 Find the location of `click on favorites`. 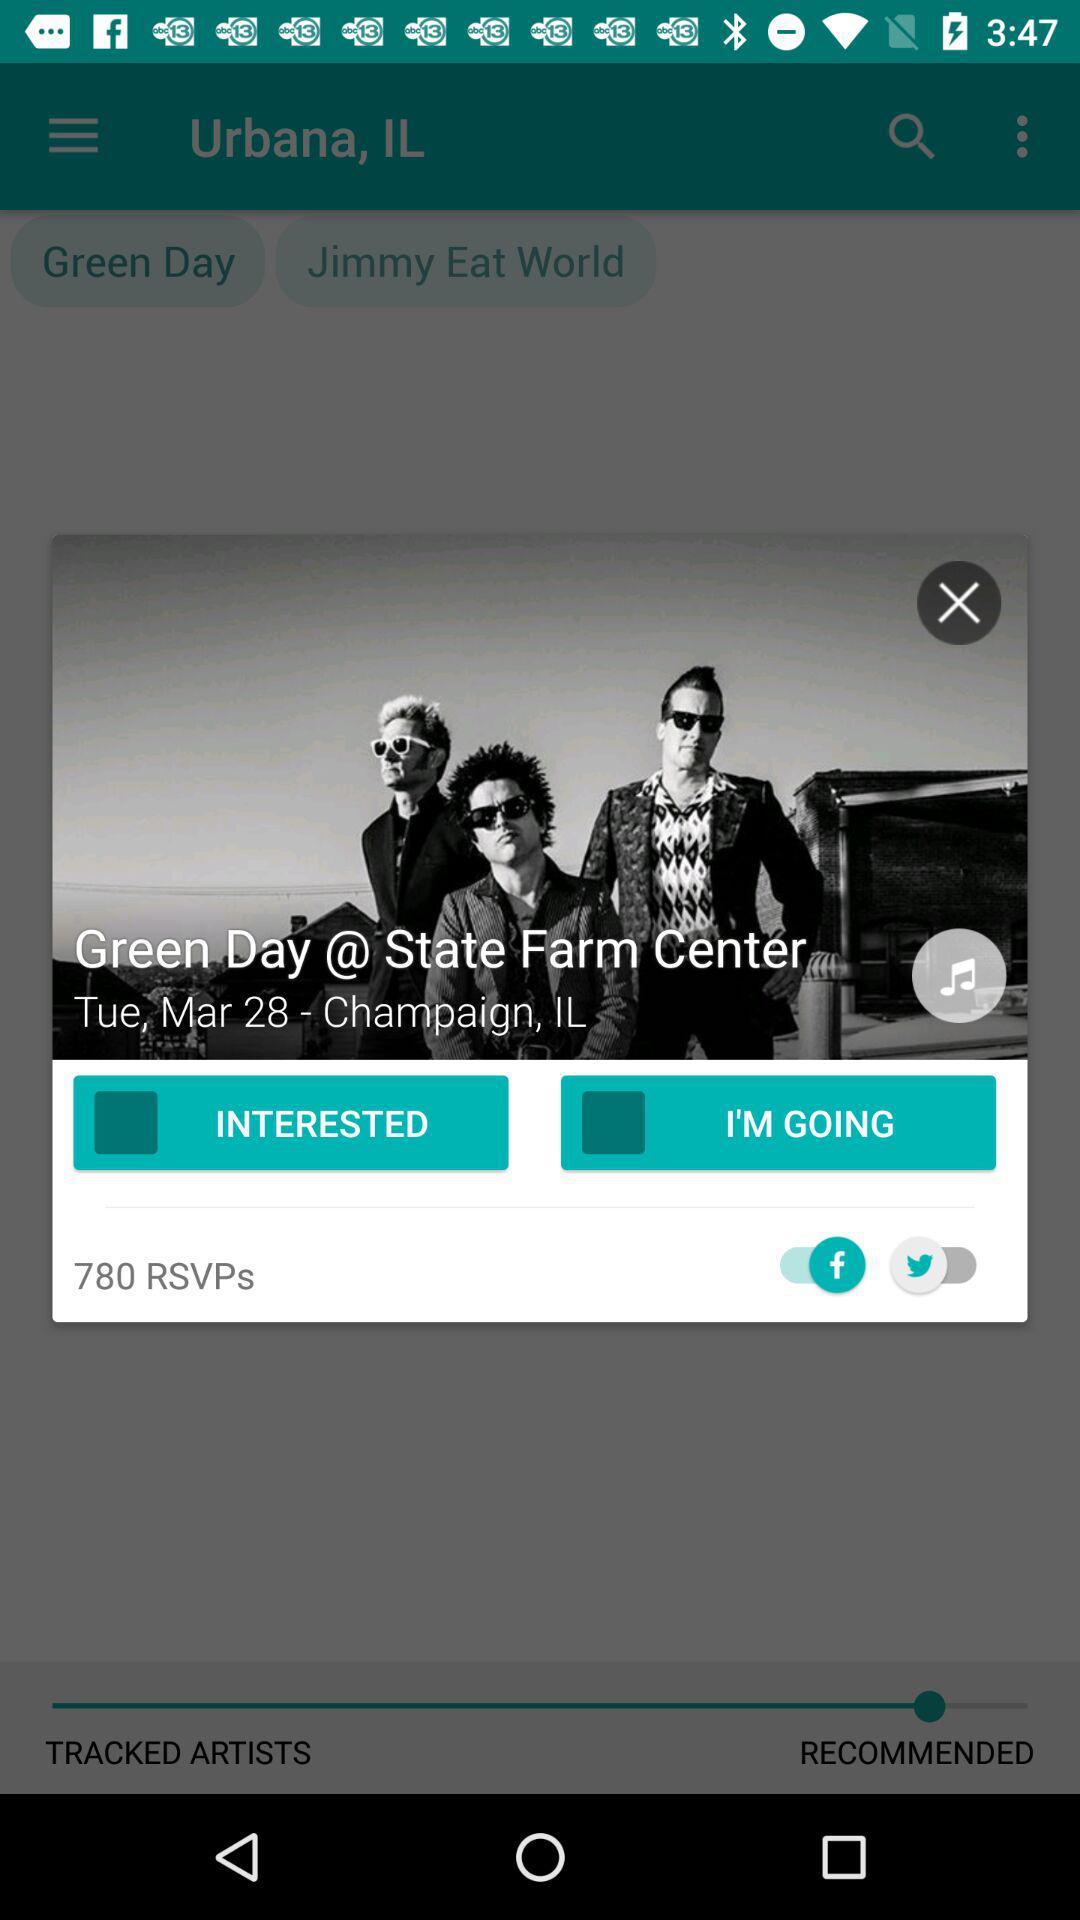

click on favorites is located at coordinates (945, 1263).